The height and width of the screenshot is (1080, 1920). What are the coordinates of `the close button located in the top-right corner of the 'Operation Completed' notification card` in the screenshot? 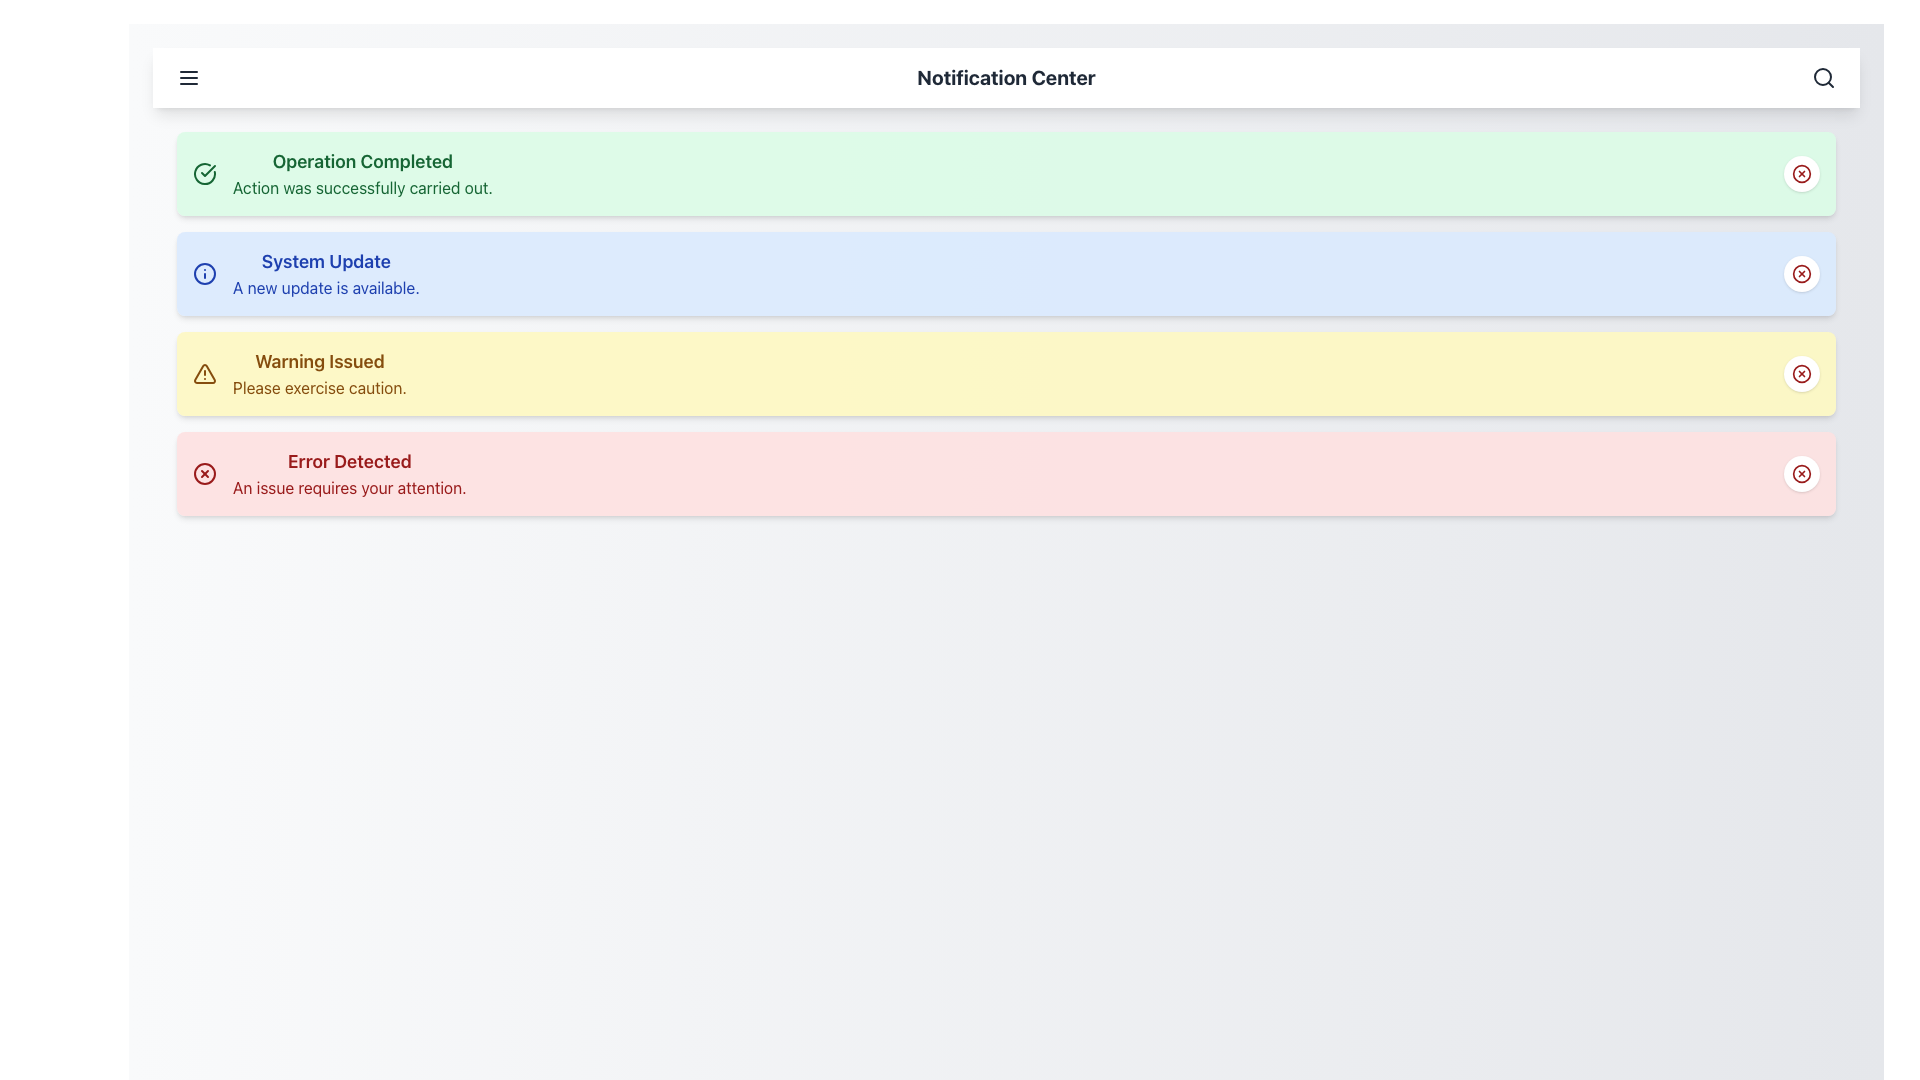 It's located at (1801, 172).